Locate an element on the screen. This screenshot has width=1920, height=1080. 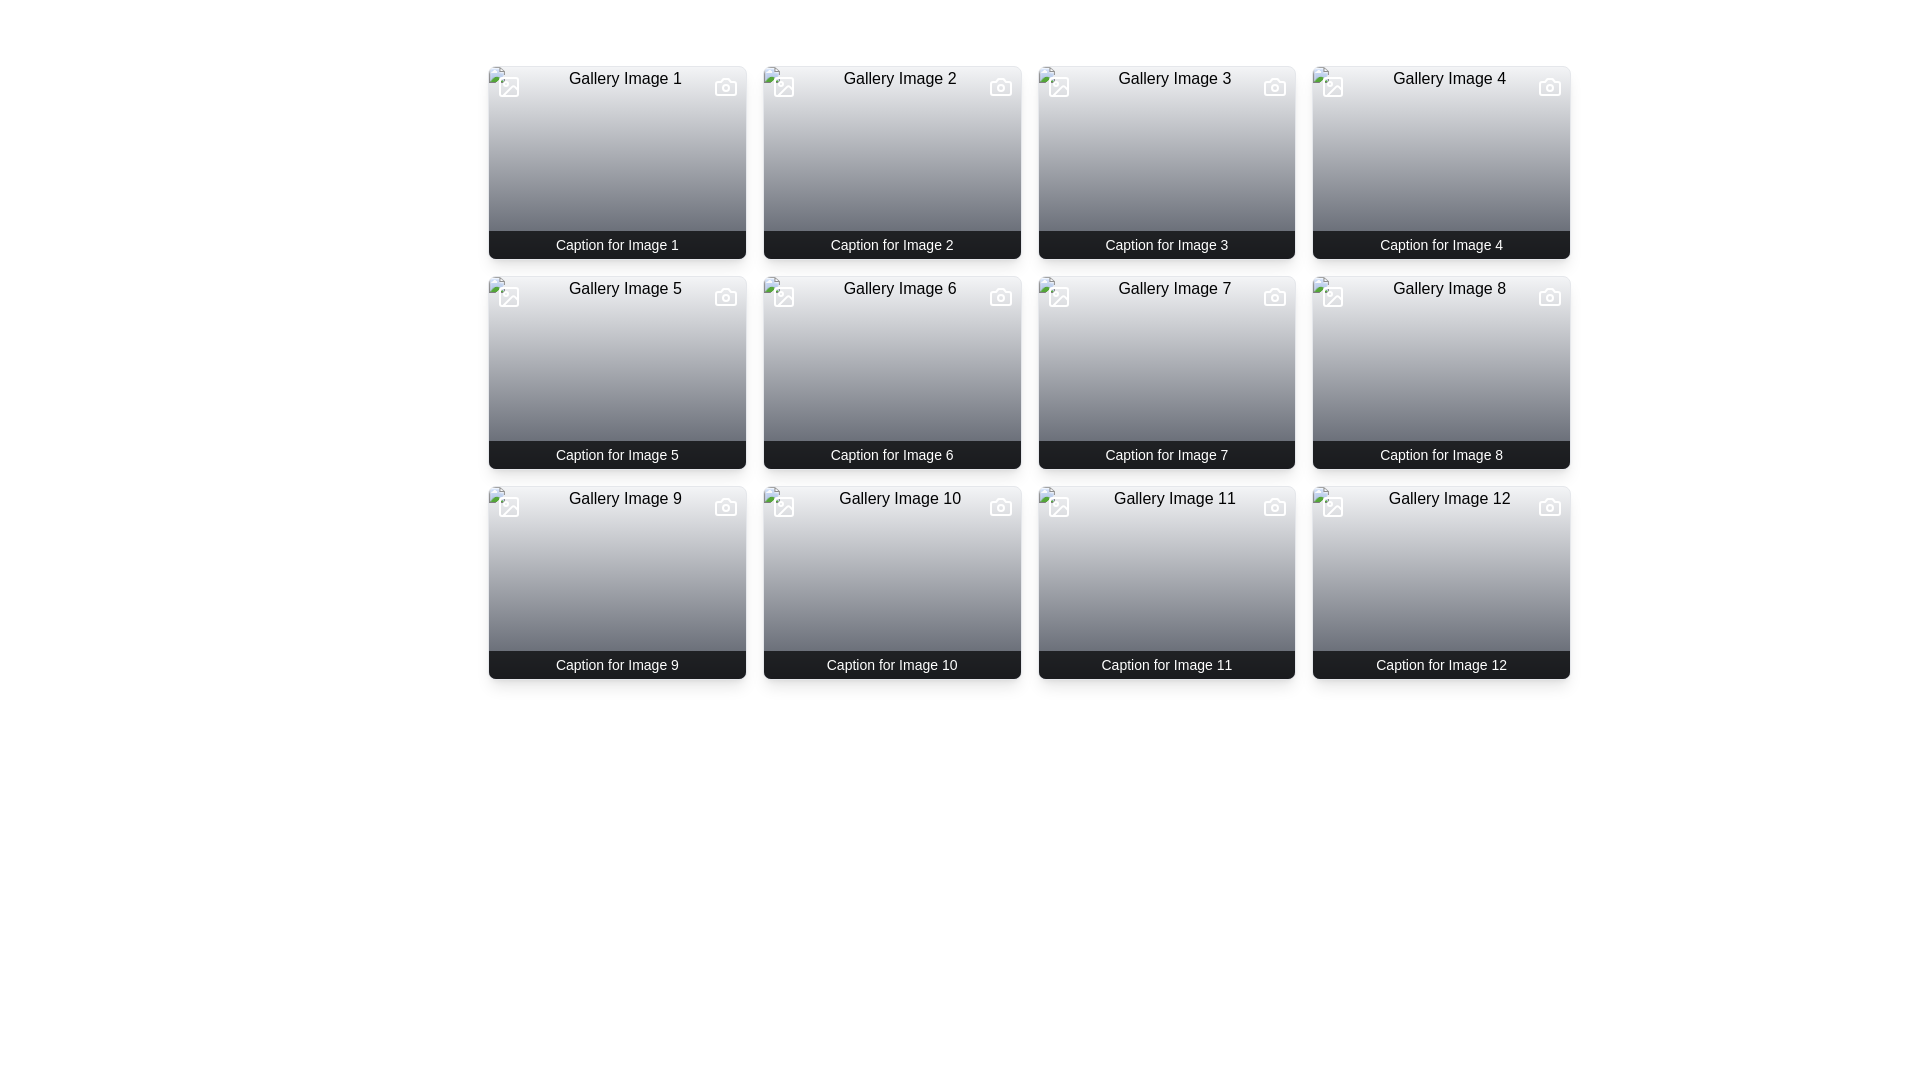
the rounded rectangle vector icon located in the top-left corner of the 12th gallery image is located at coordinates (1333, 505).